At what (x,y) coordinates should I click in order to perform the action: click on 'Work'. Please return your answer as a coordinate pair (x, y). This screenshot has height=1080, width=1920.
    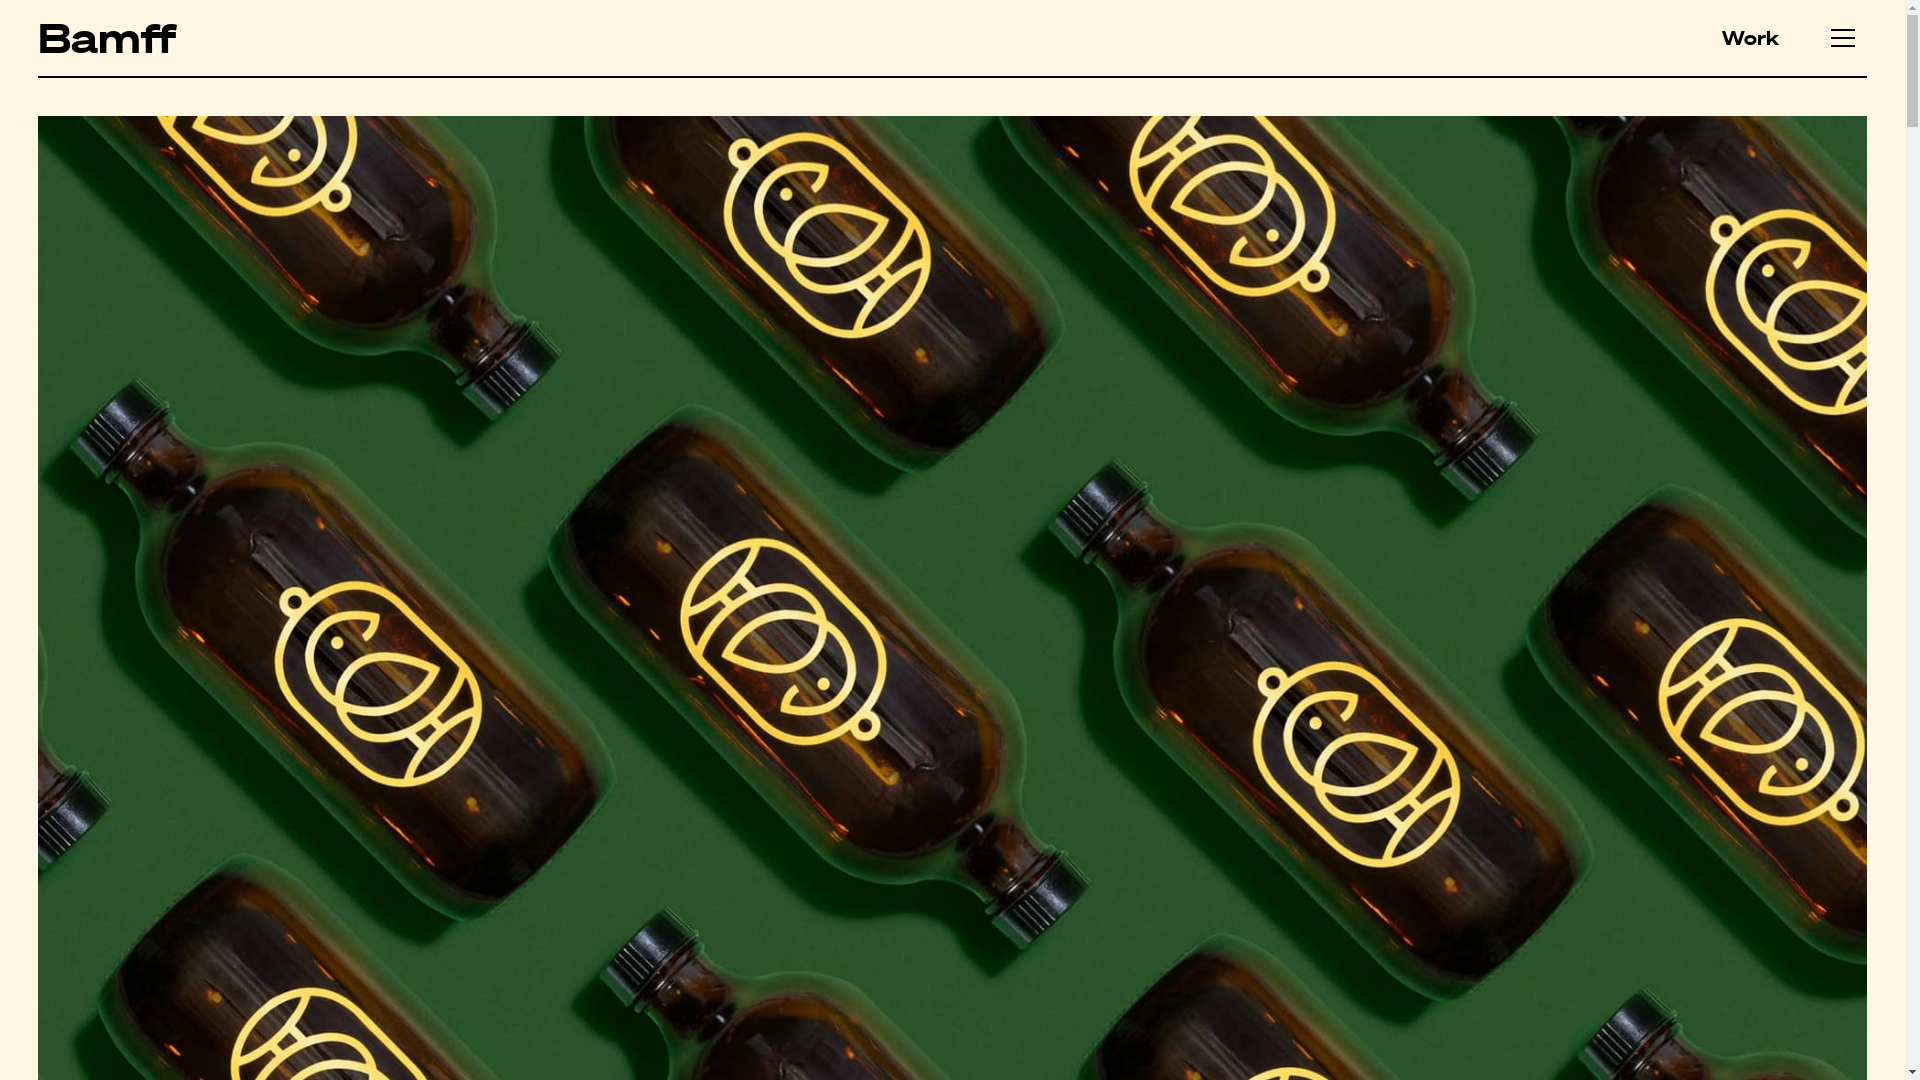
    Looking at the image, I should click on (1749, 38).